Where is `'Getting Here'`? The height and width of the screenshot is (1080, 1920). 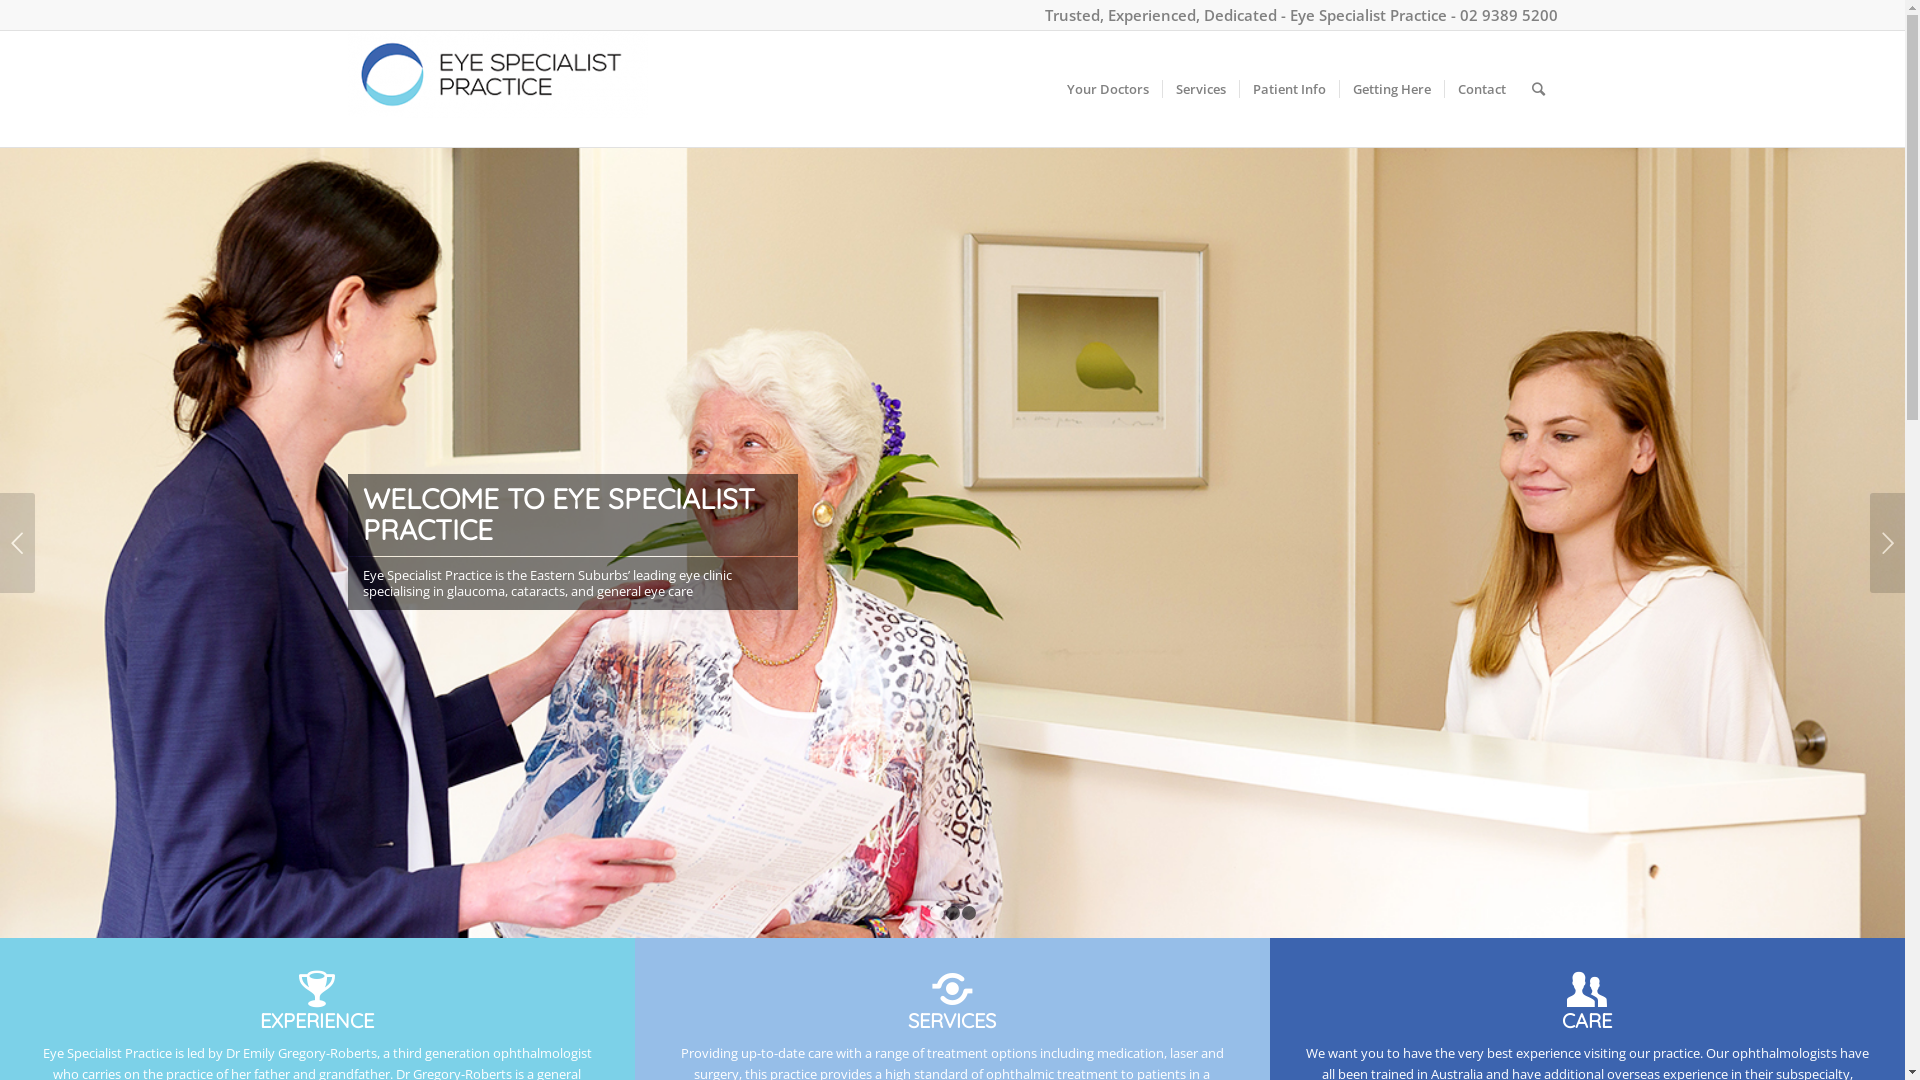 'Getting Here' is located at coordinates (1338, 87).